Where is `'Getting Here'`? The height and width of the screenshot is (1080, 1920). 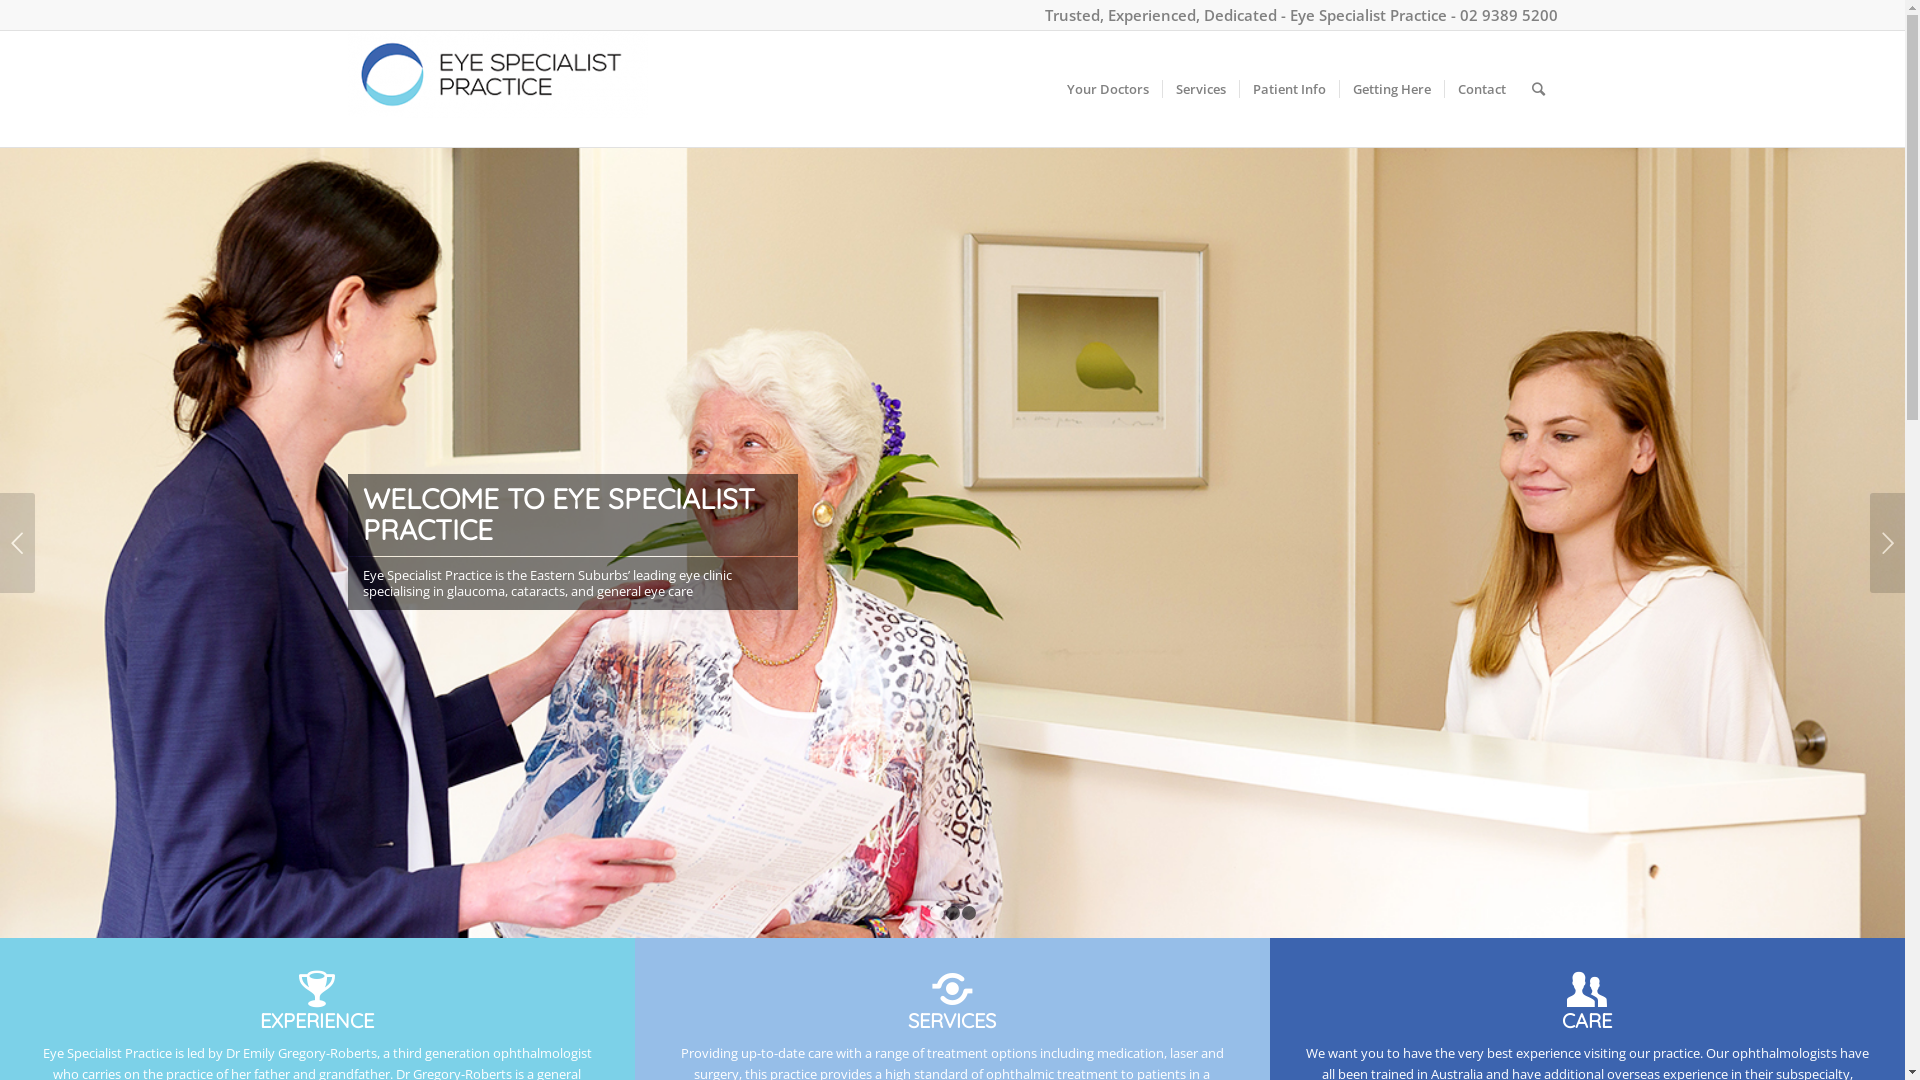 'Getting Here' is located at coordinates (1338, 87).